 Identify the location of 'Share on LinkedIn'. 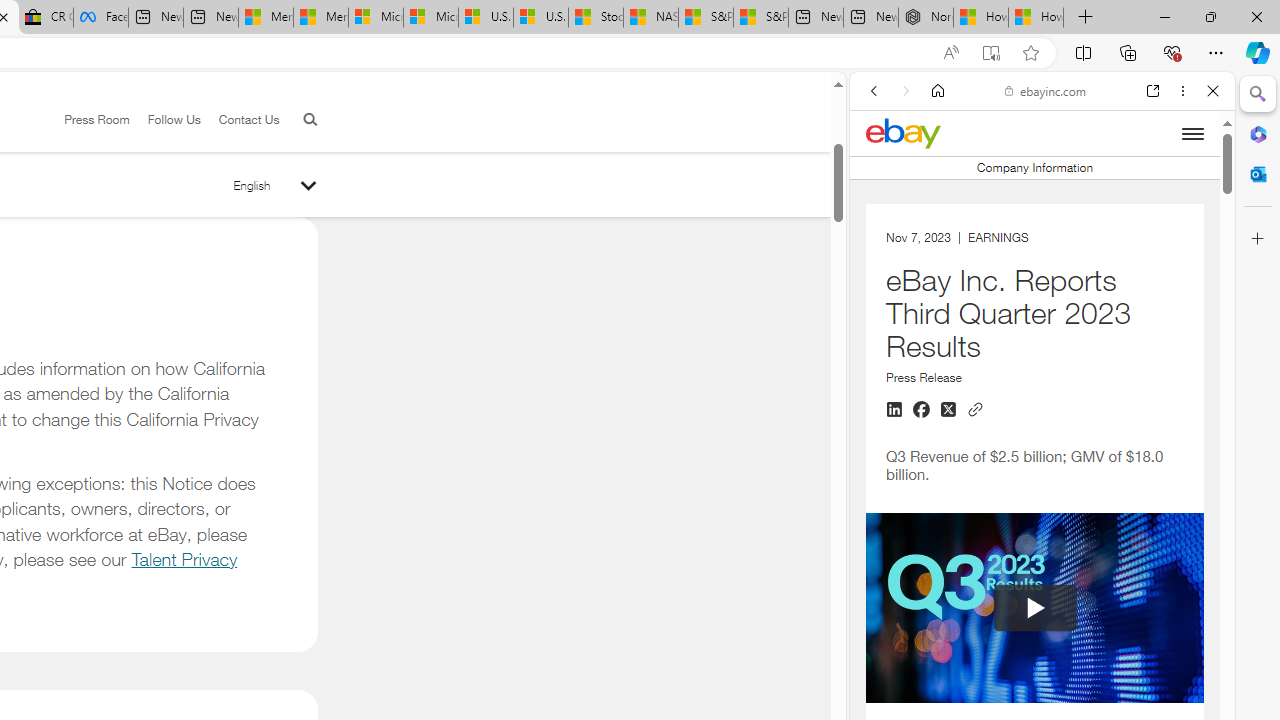
(893, 409).